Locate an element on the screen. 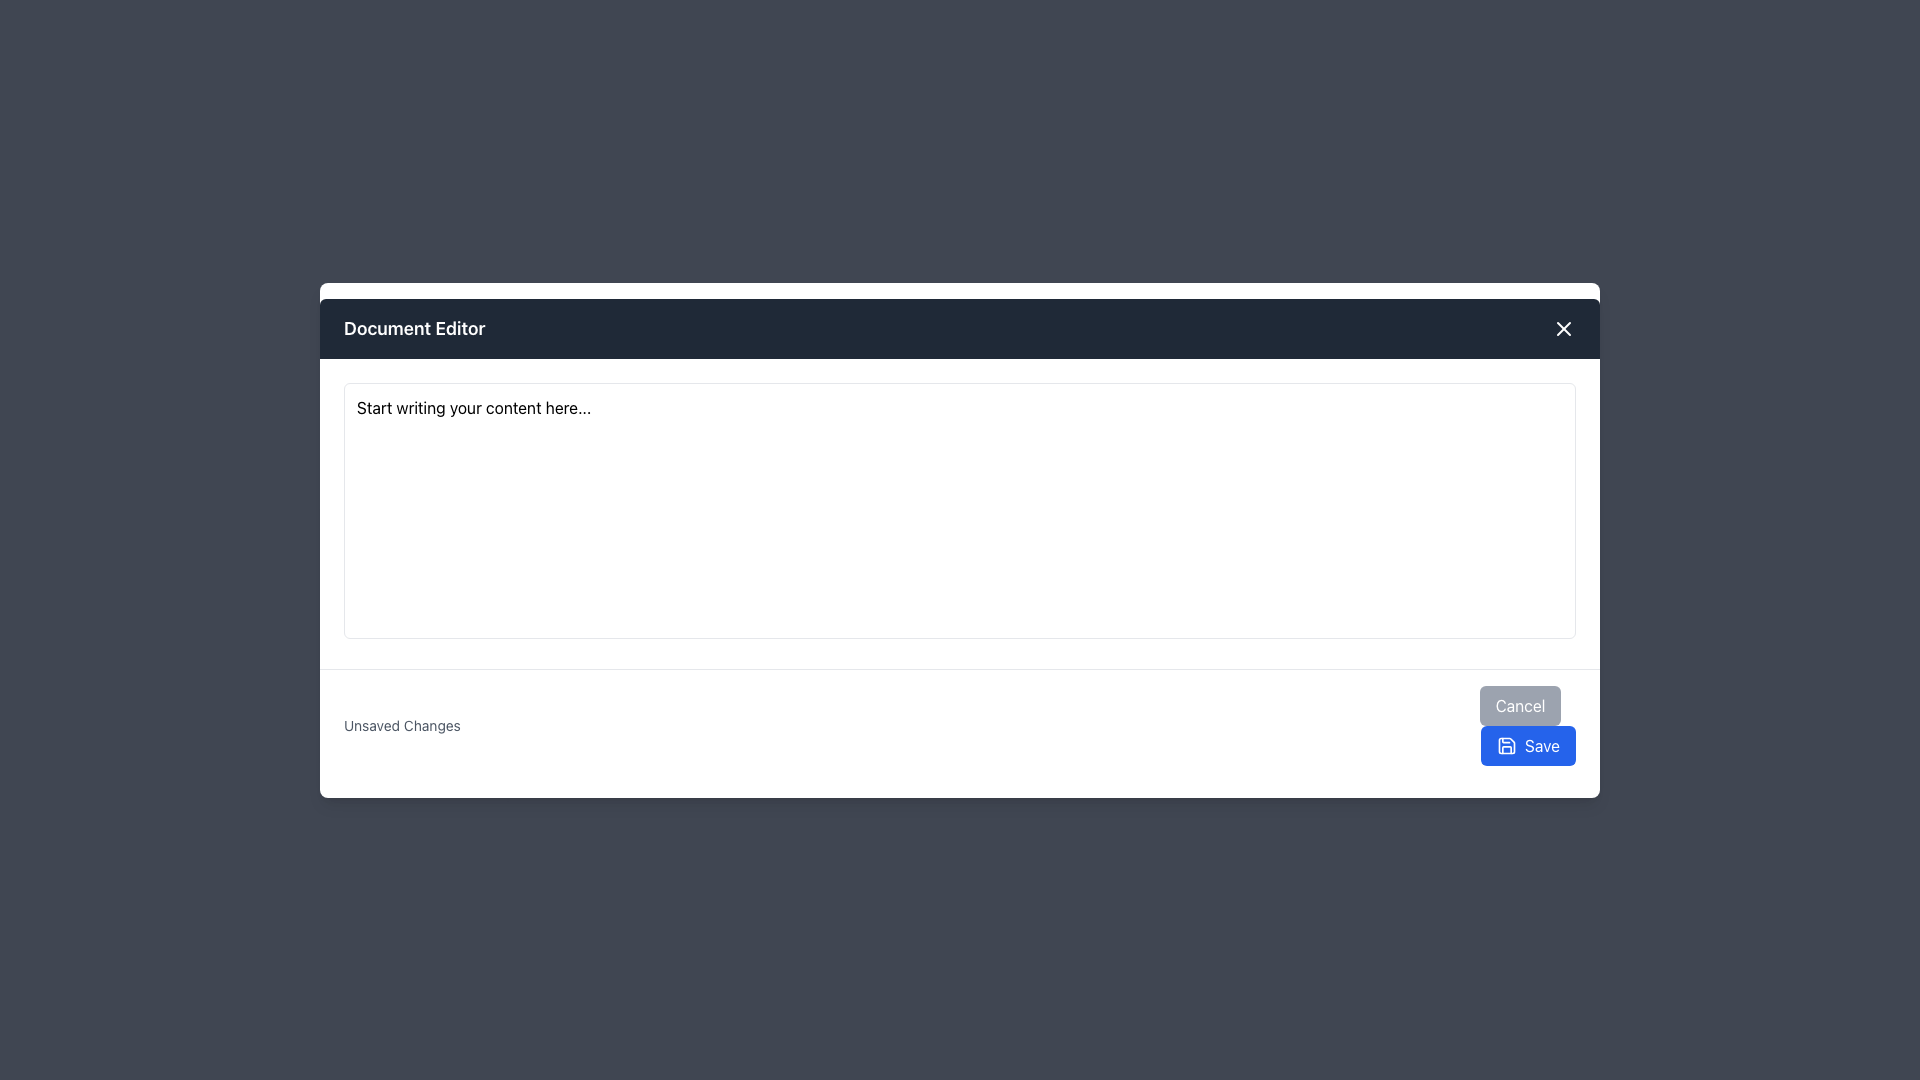  the Save icon located inside the blue rectangular button labeled 'Save' in the bottom-right corner of the interface is located at coordinates (1507, 745).